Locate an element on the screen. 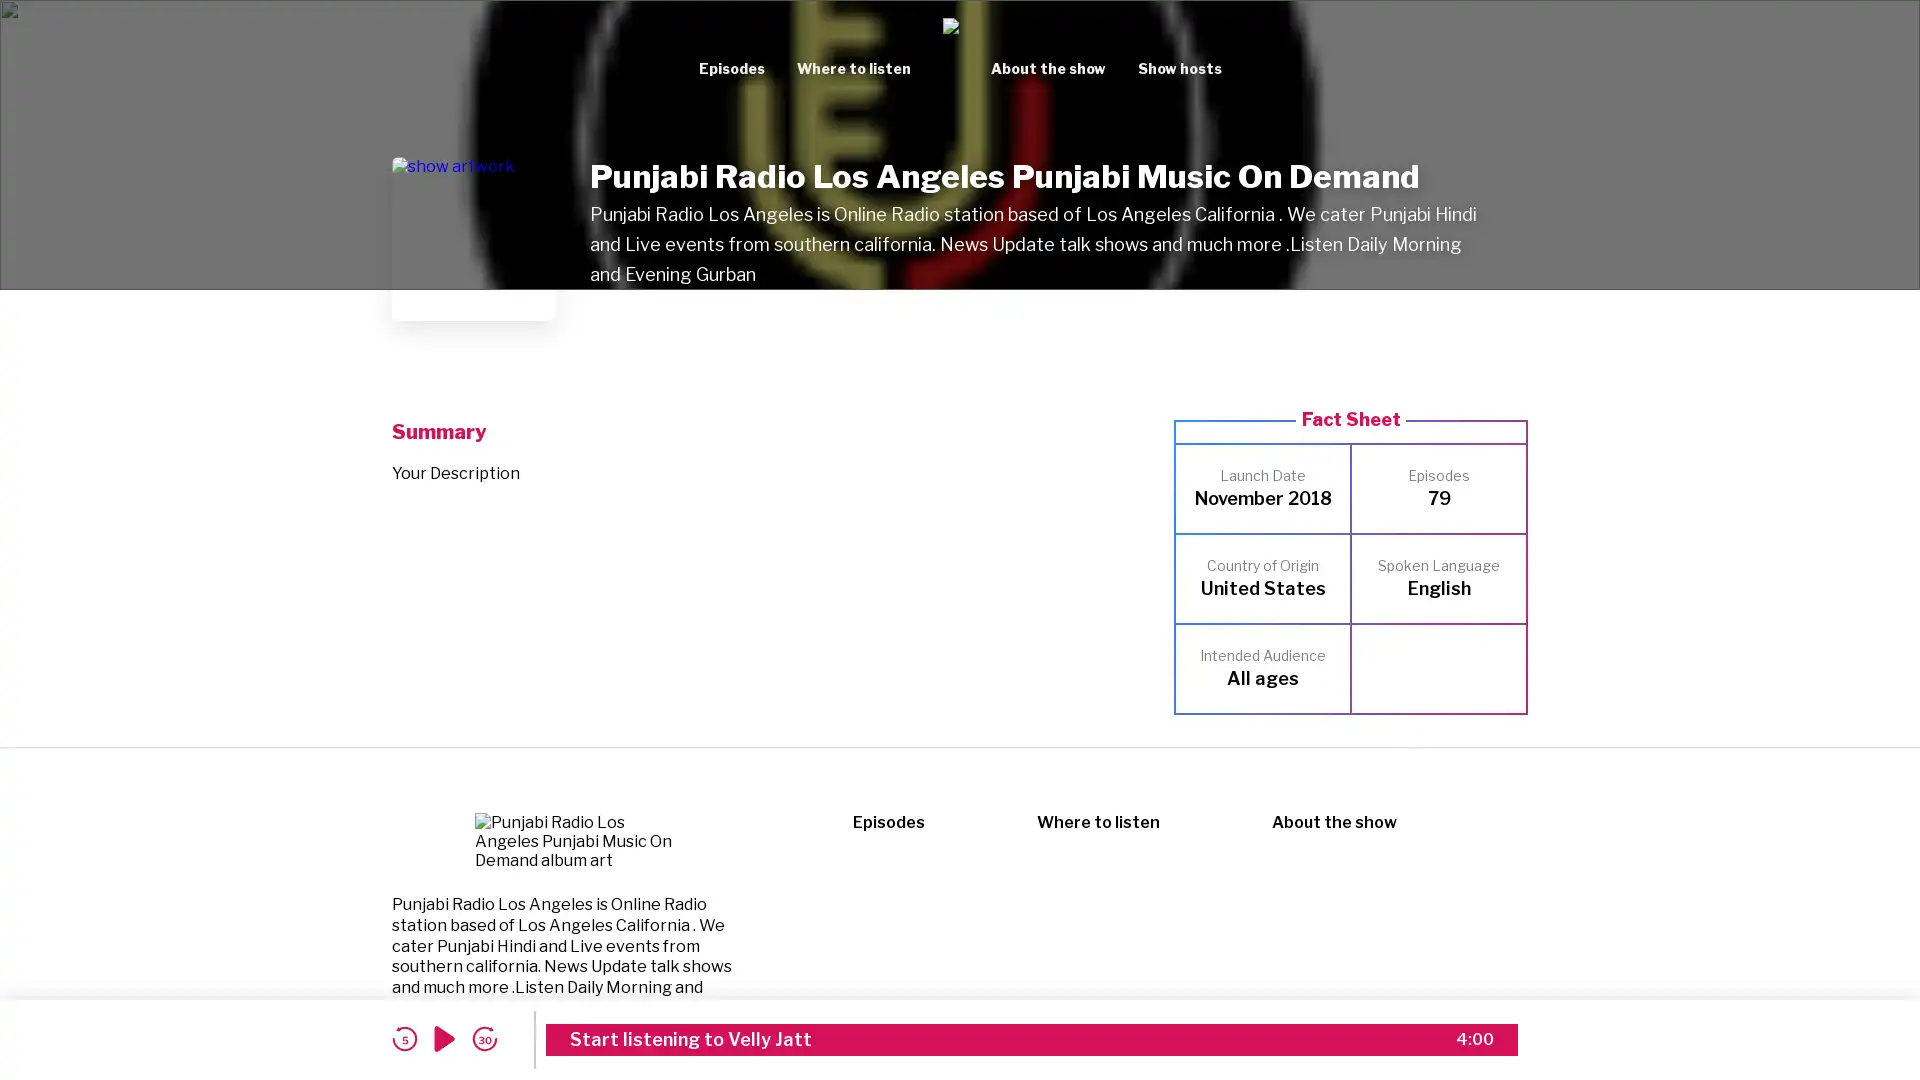 The width and height of the screenshot is (1920, 1080). play audio is located at coordinates (444, 1038).